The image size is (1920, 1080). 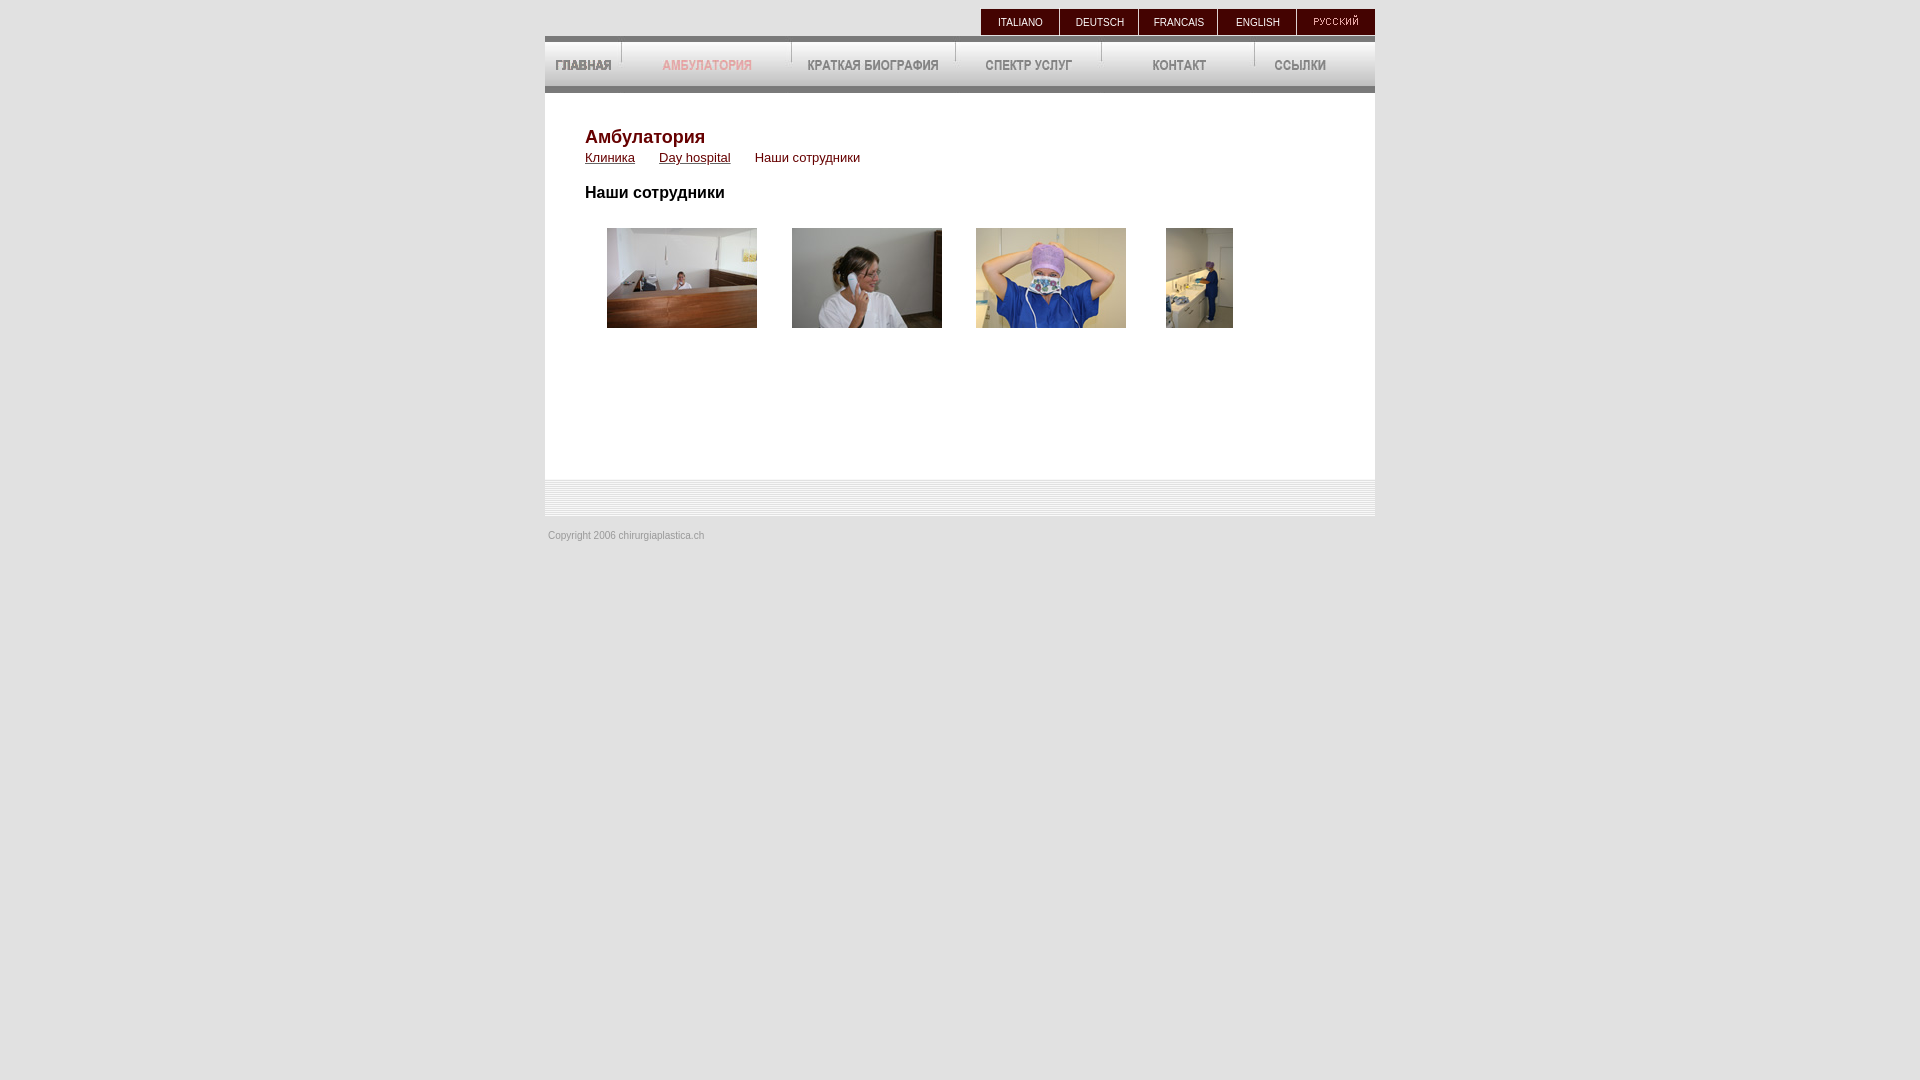 What do you see at coordinates (1179, 21) in the screenshot?
I see `'FRANCAIS'` at bounding box center [1179, 21].